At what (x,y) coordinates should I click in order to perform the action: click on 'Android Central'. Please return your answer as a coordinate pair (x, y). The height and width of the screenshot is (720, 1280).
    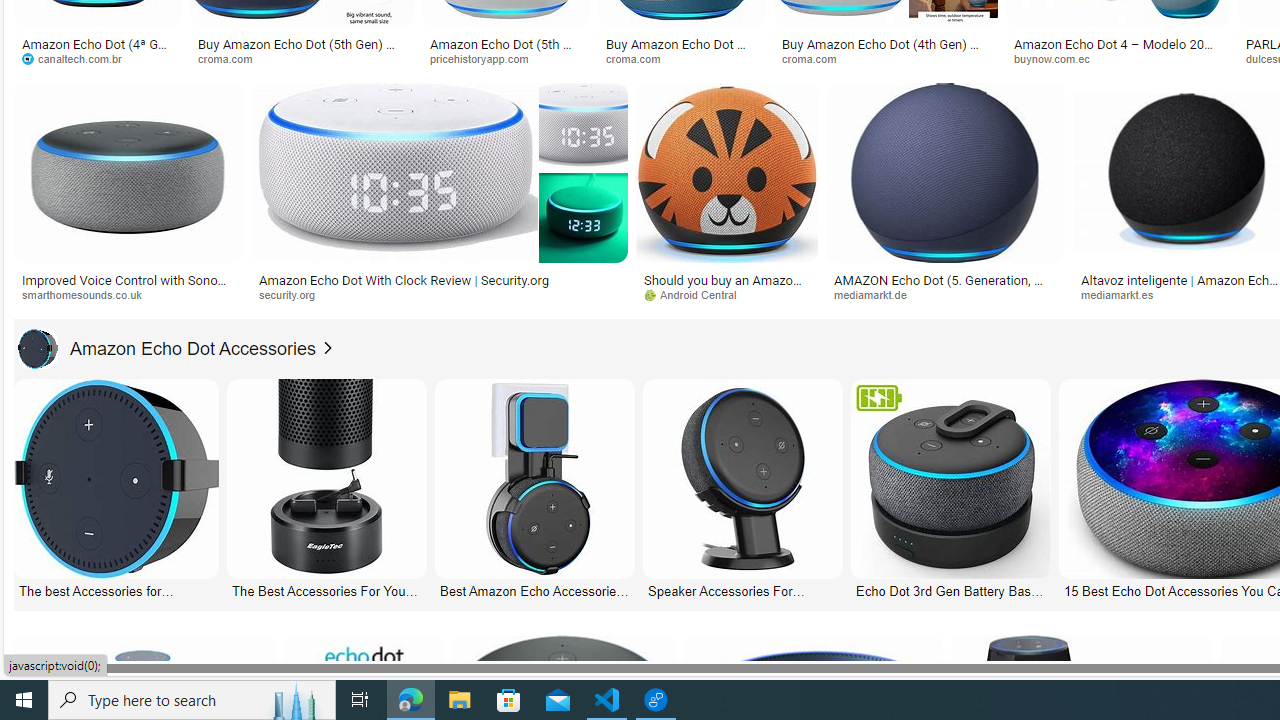
    Looking at the image, I should click on (726, 295).